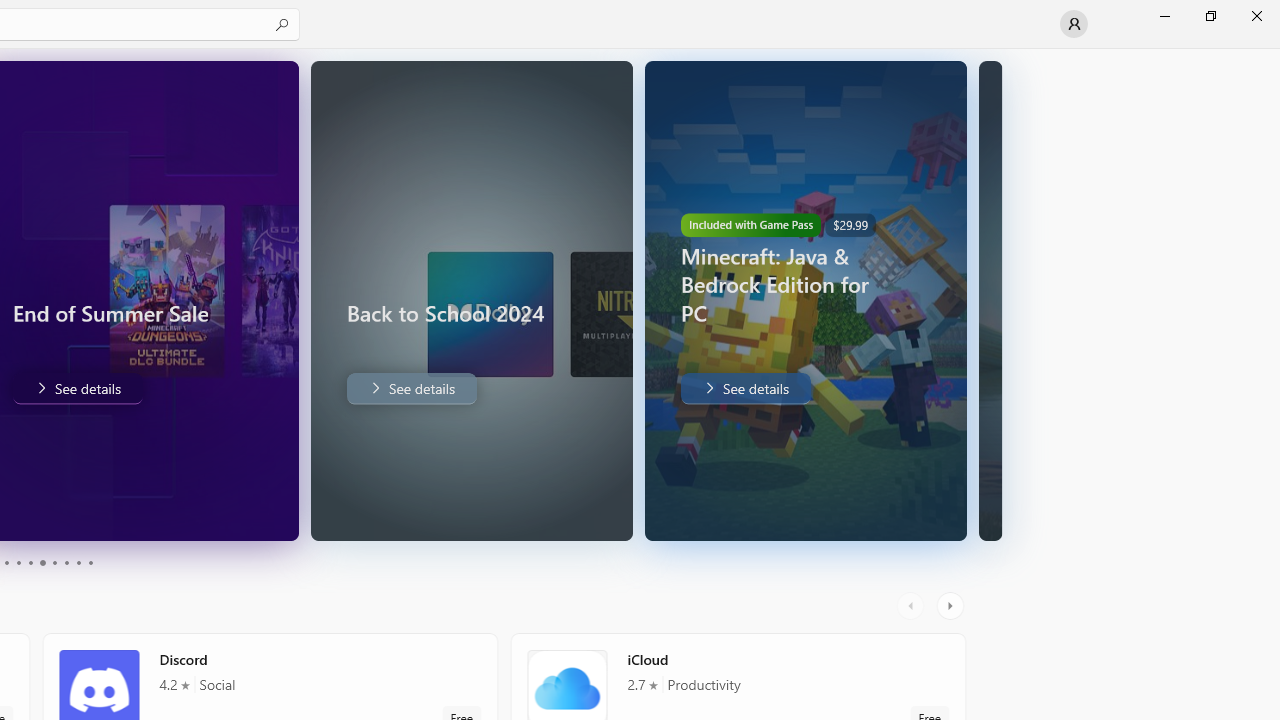 The height and width of the screenshot is (720, 1280). I want to click on 'Page 9', so click(78, 563).